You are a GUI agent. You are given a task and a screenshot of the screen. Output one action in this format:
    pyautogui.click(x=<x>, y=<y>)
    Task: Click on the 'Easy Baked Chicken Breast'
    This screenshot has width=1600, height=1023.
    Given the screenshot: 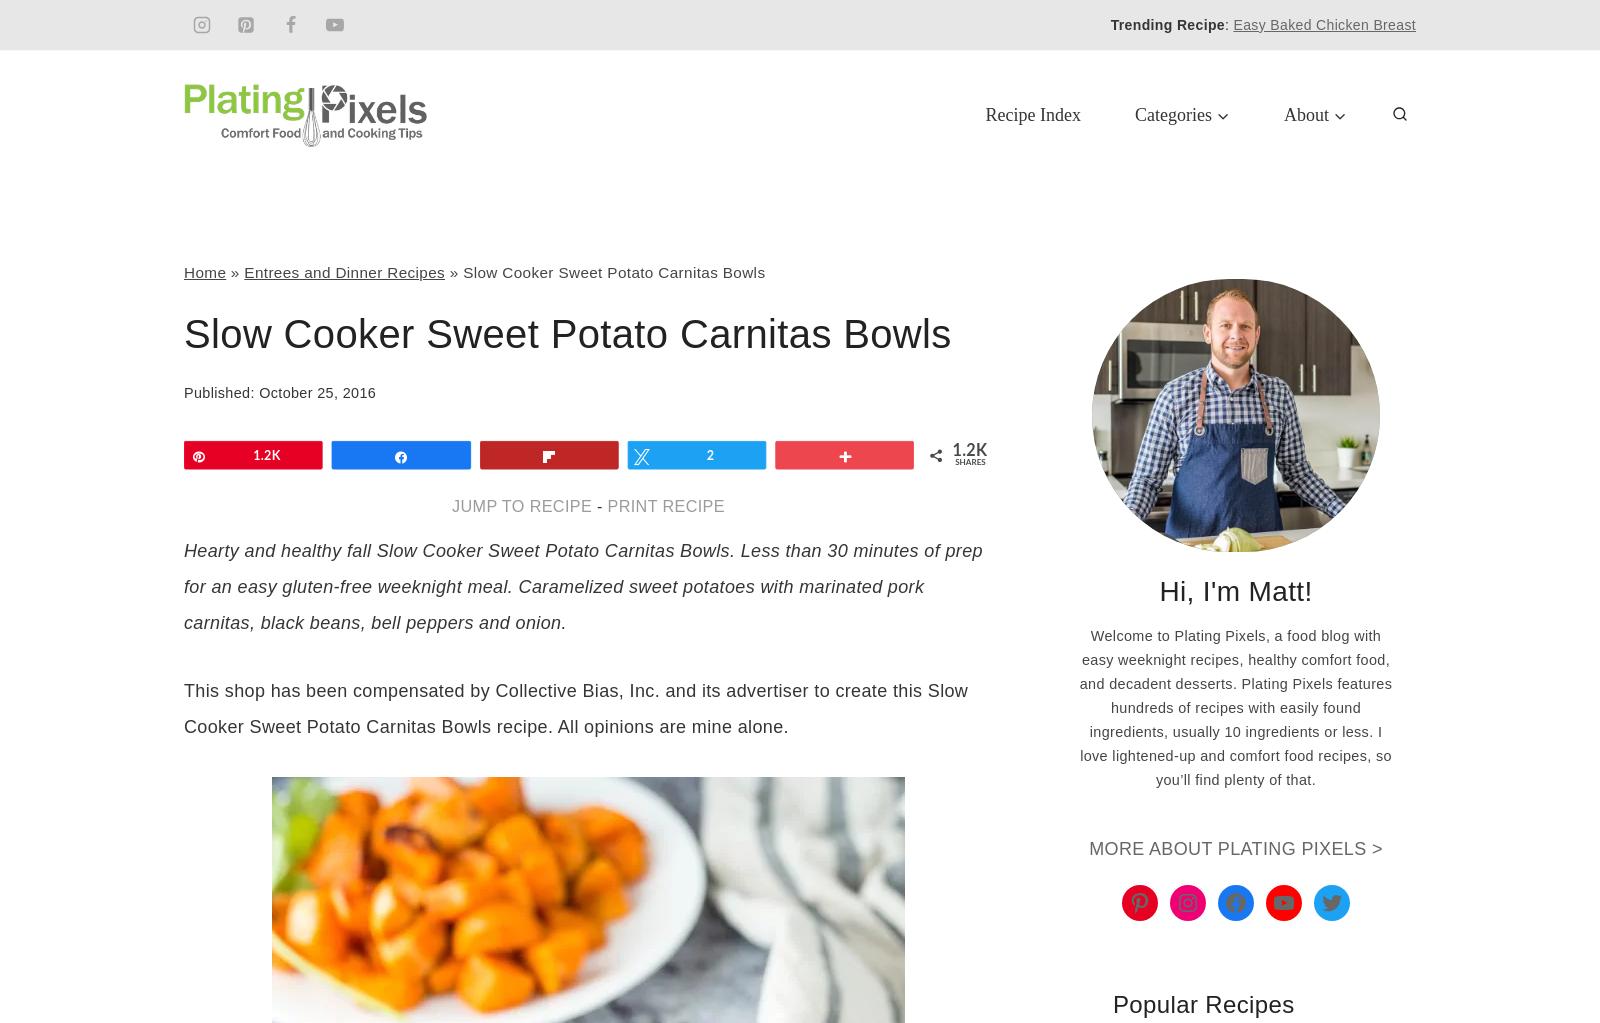 What is the action you would take?
    pyautogui.click(x=1323, y=24)
    